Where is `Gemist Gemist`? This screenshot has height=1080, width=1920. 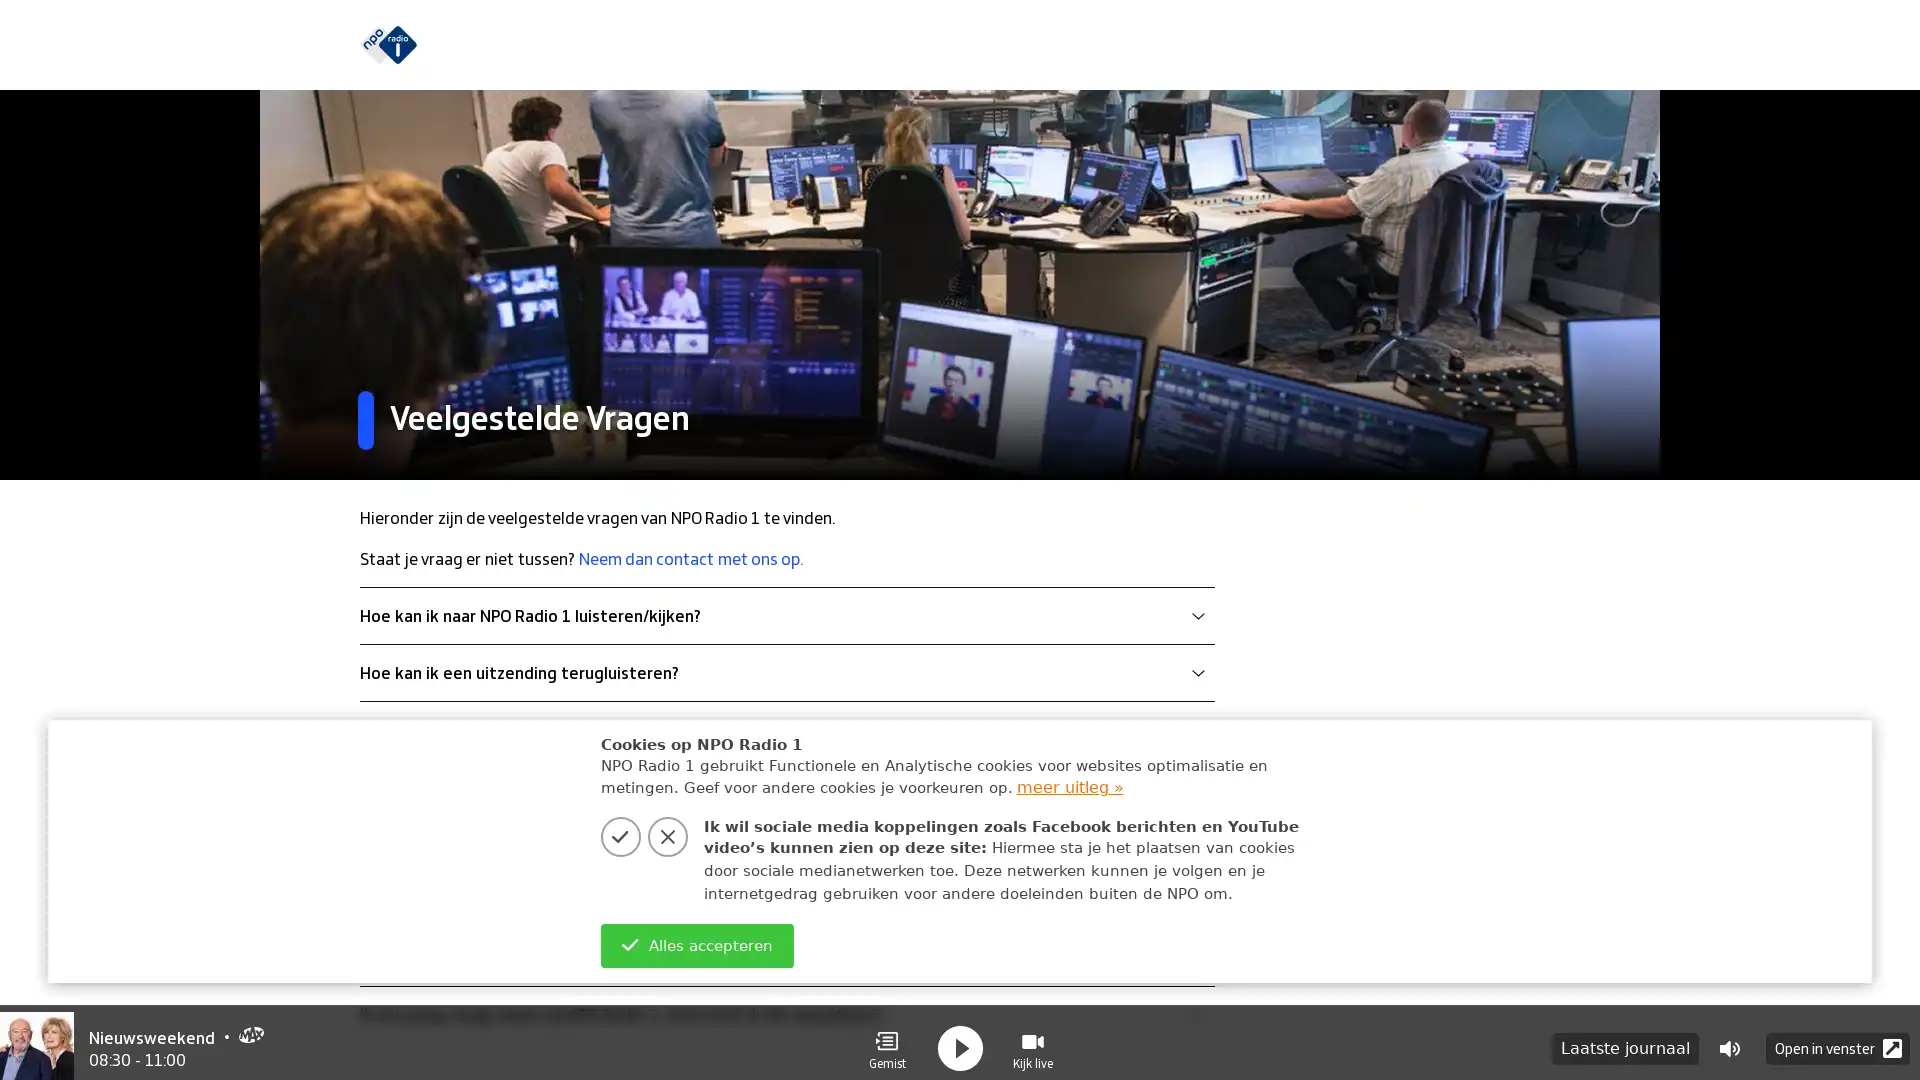 Gemist Gemist is located at coordinates (886, 1036).